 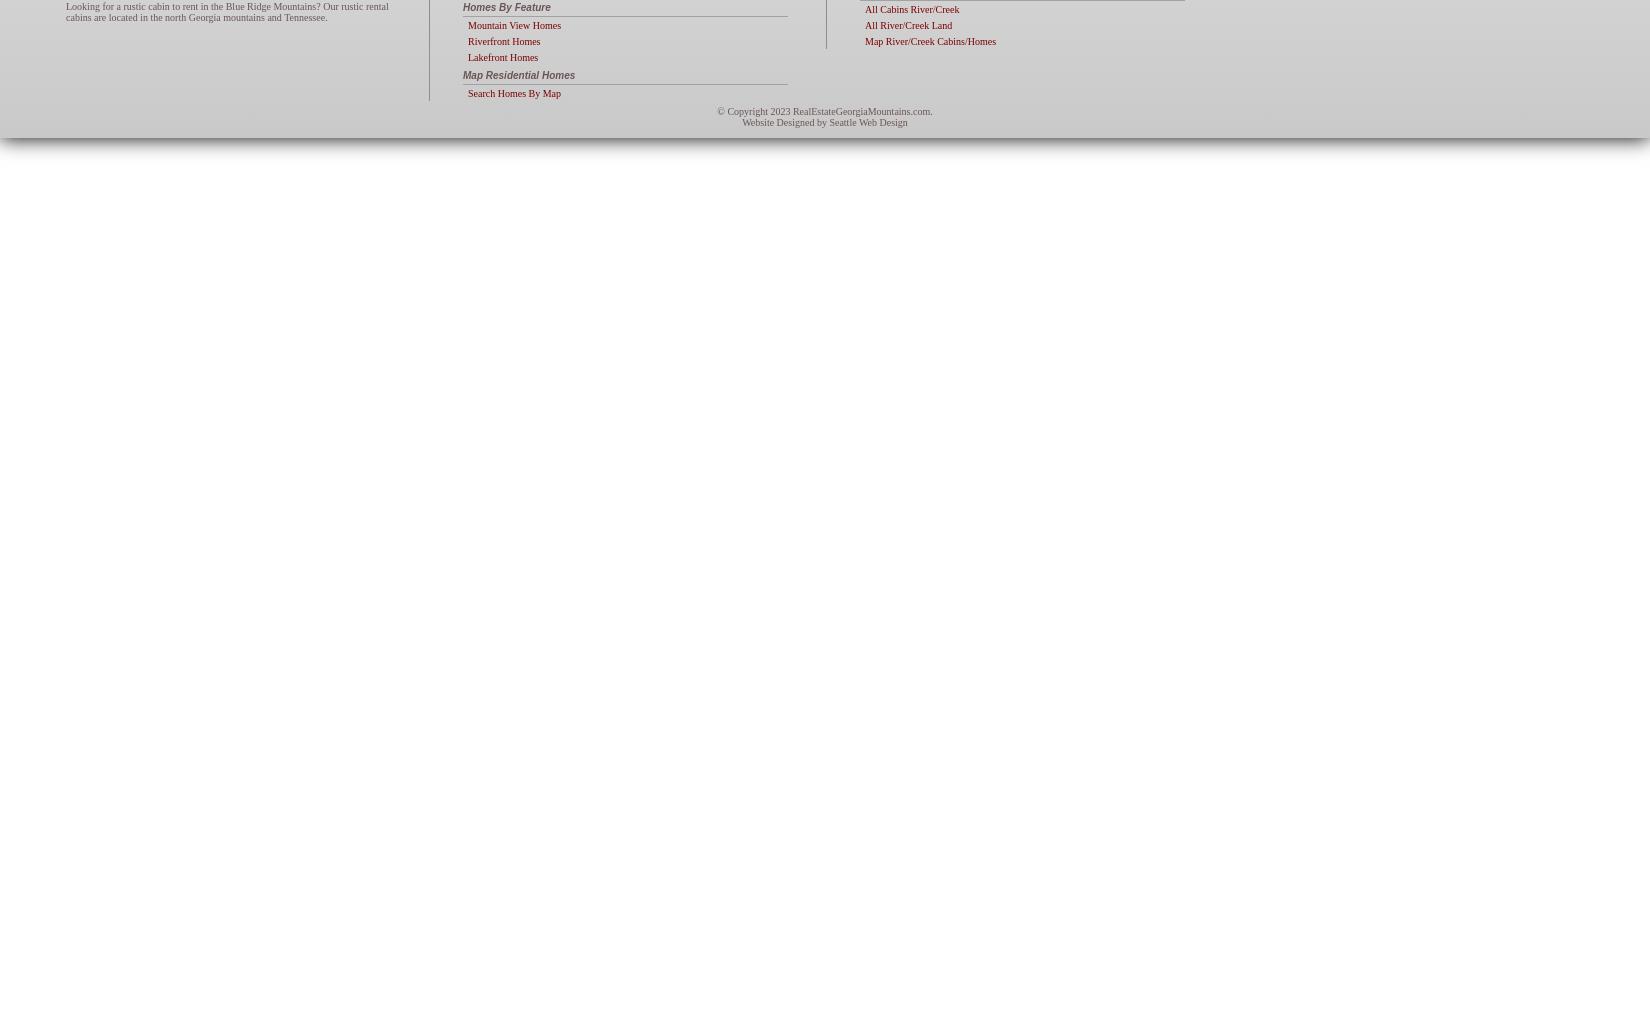 I want to click on 'Looking for a rustic cabin to rent in the Blue Ridge Mountains?  Our rustic rental cabins are located in the north Georgia mountains and Tennessee.', so click(x=227, y=9).